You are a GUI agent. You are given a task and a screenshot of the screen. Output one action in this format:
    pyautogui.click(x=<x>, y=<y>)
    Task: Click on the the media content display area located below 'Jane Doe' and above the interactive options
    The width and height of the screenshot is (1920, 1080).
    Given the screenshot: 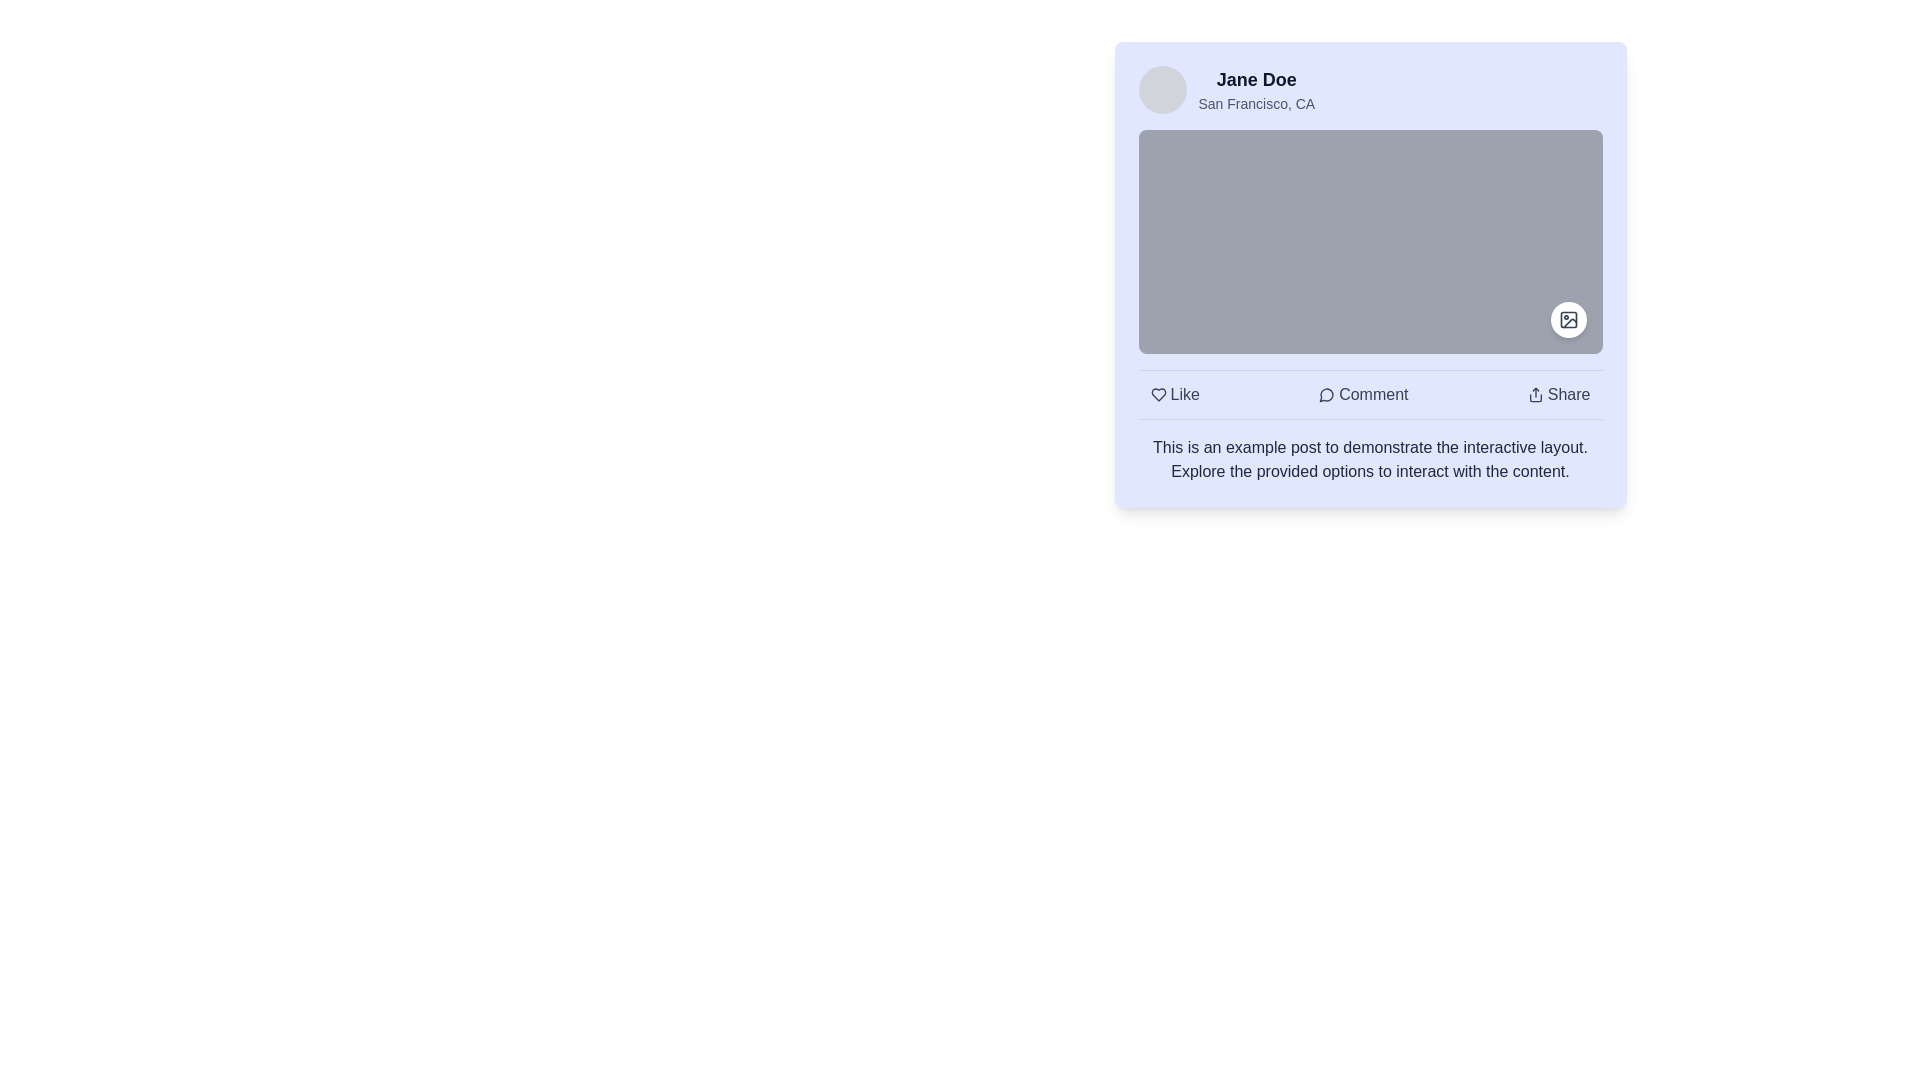 What is the action you would take?
    pyautogui.click(x=1369, y=241)
    